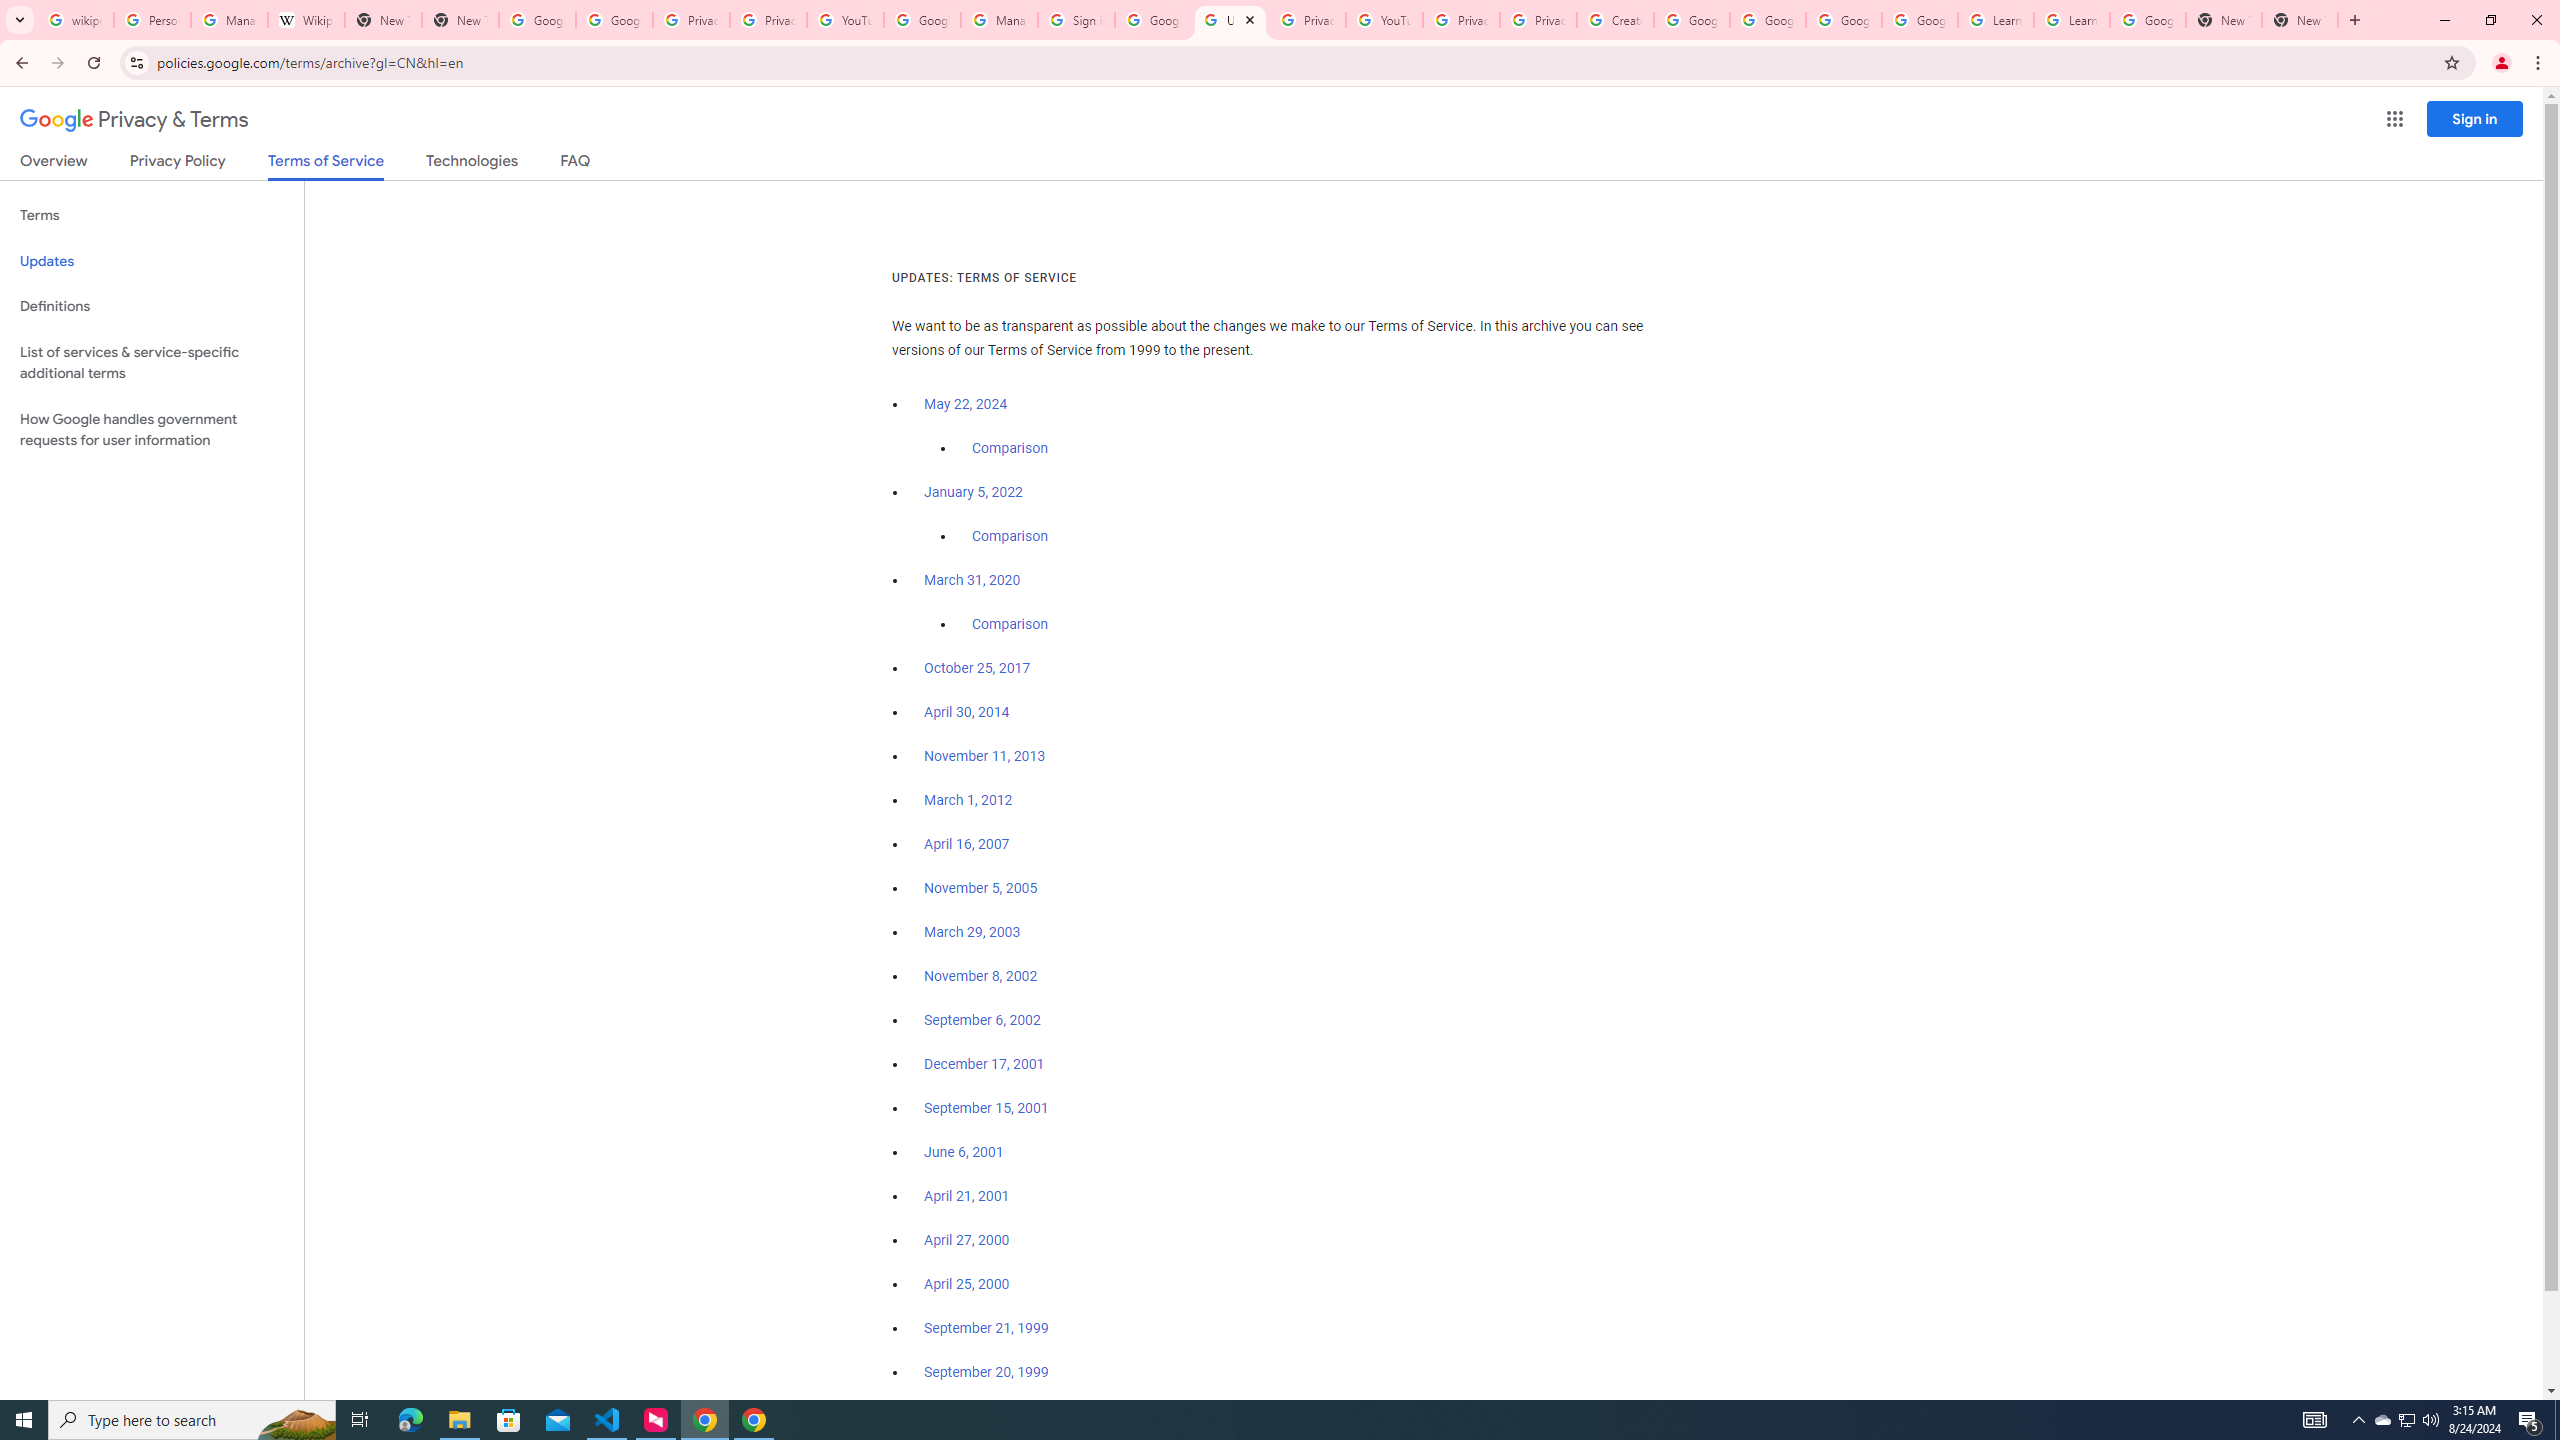  What do you see at coordinates (986, 1107) in the screenshot?
I see `'September 15, 2001'` at bounding box center [986, 1107].